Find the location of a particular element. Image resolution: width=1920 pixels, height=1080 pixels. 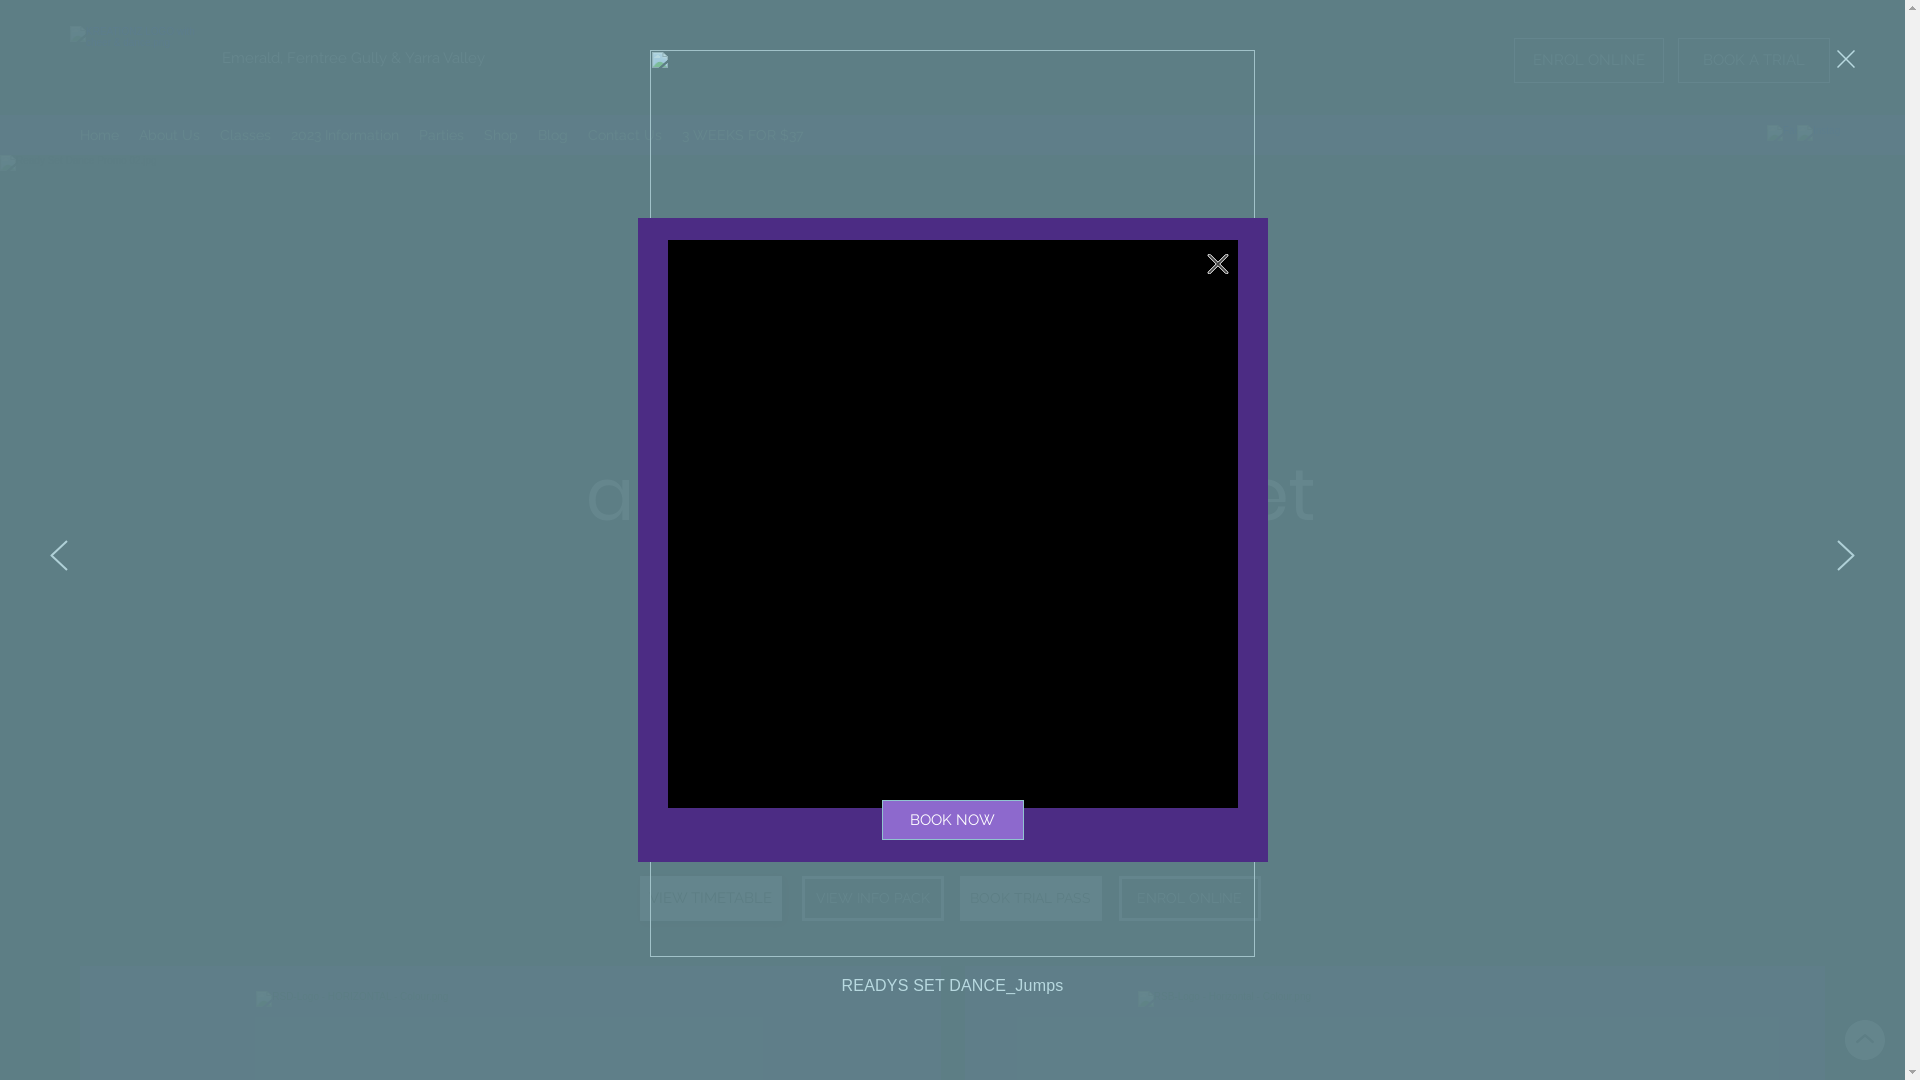

'BOOK A TRIAL' is located at coordinates (1678, 59).